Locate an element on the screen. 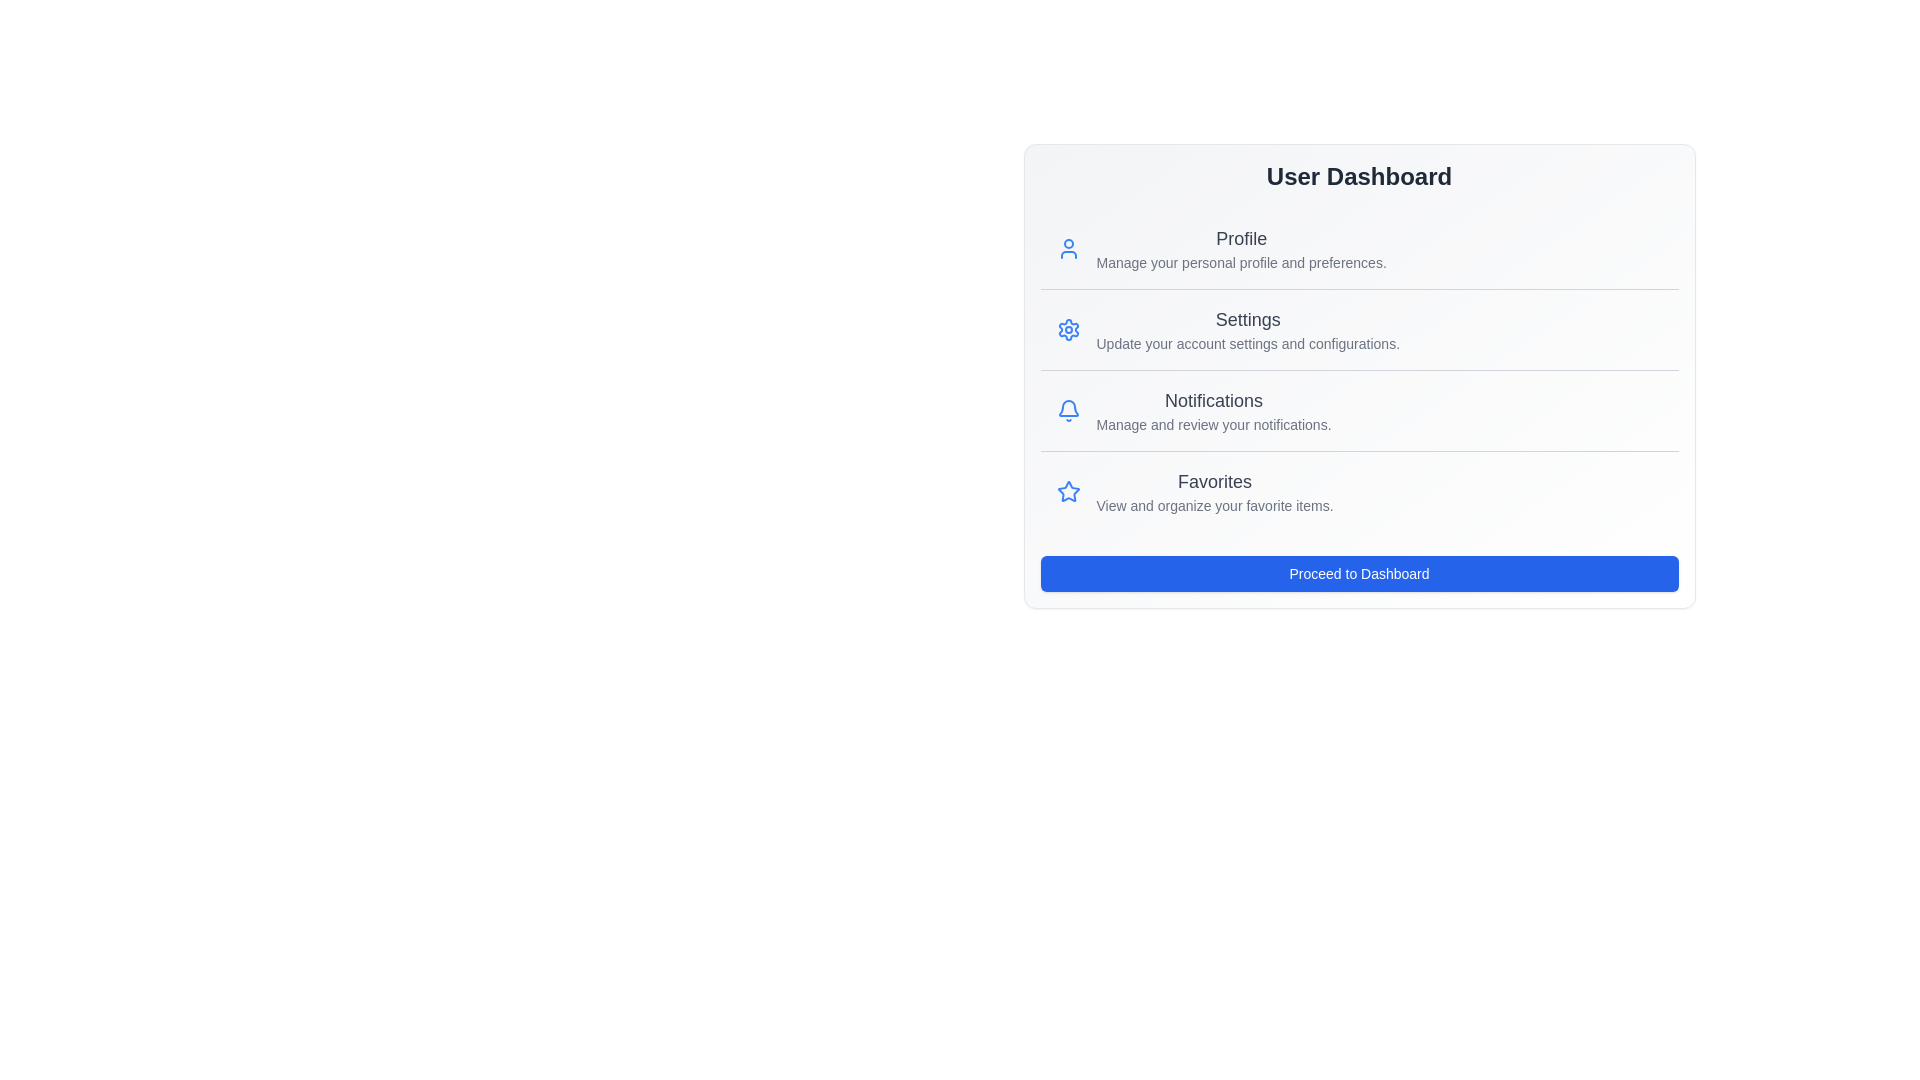  the vertical menu or navigation group located centrally in the 'User Dashboard' card is located at coordinates (1359, 370).